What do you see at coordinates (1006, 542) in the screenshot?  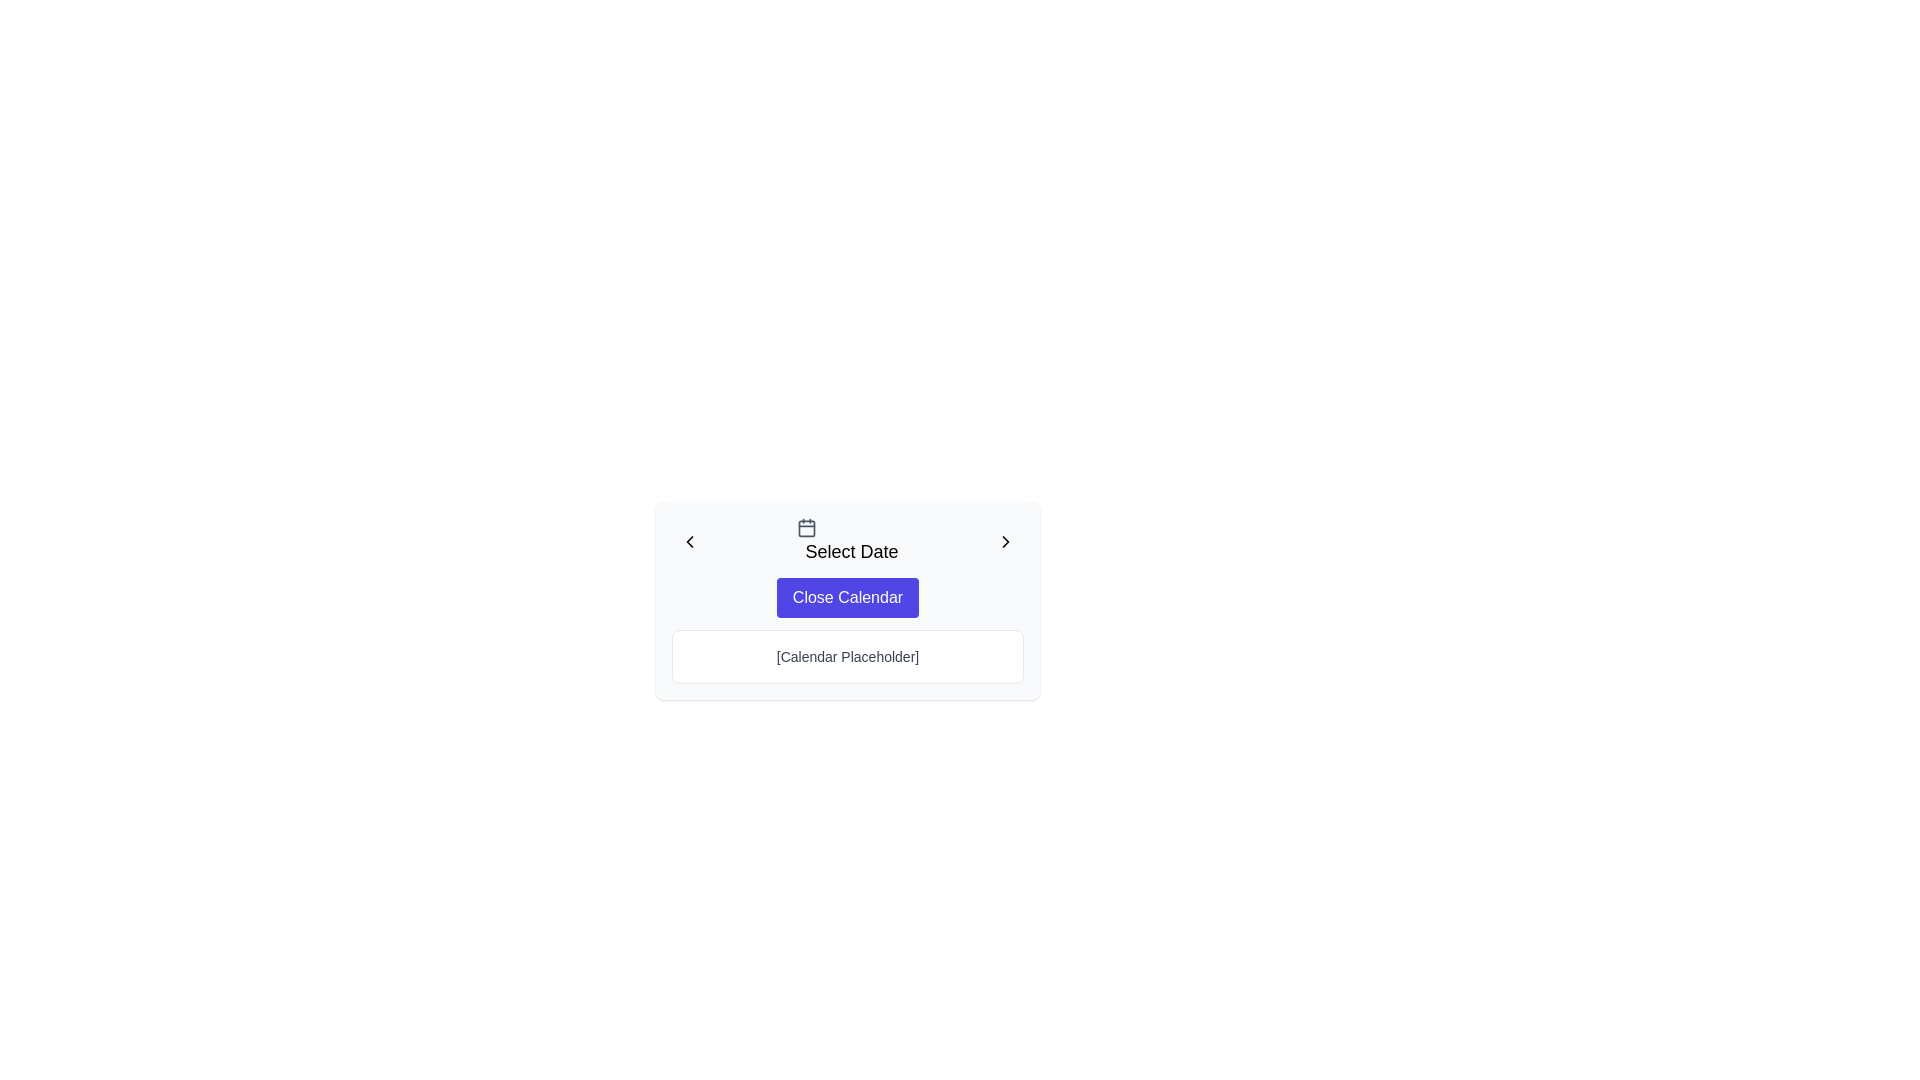 I see `the chevron-right icon located in the top-right region of the 'Select Date' box` at bounding box center [1006, 542].